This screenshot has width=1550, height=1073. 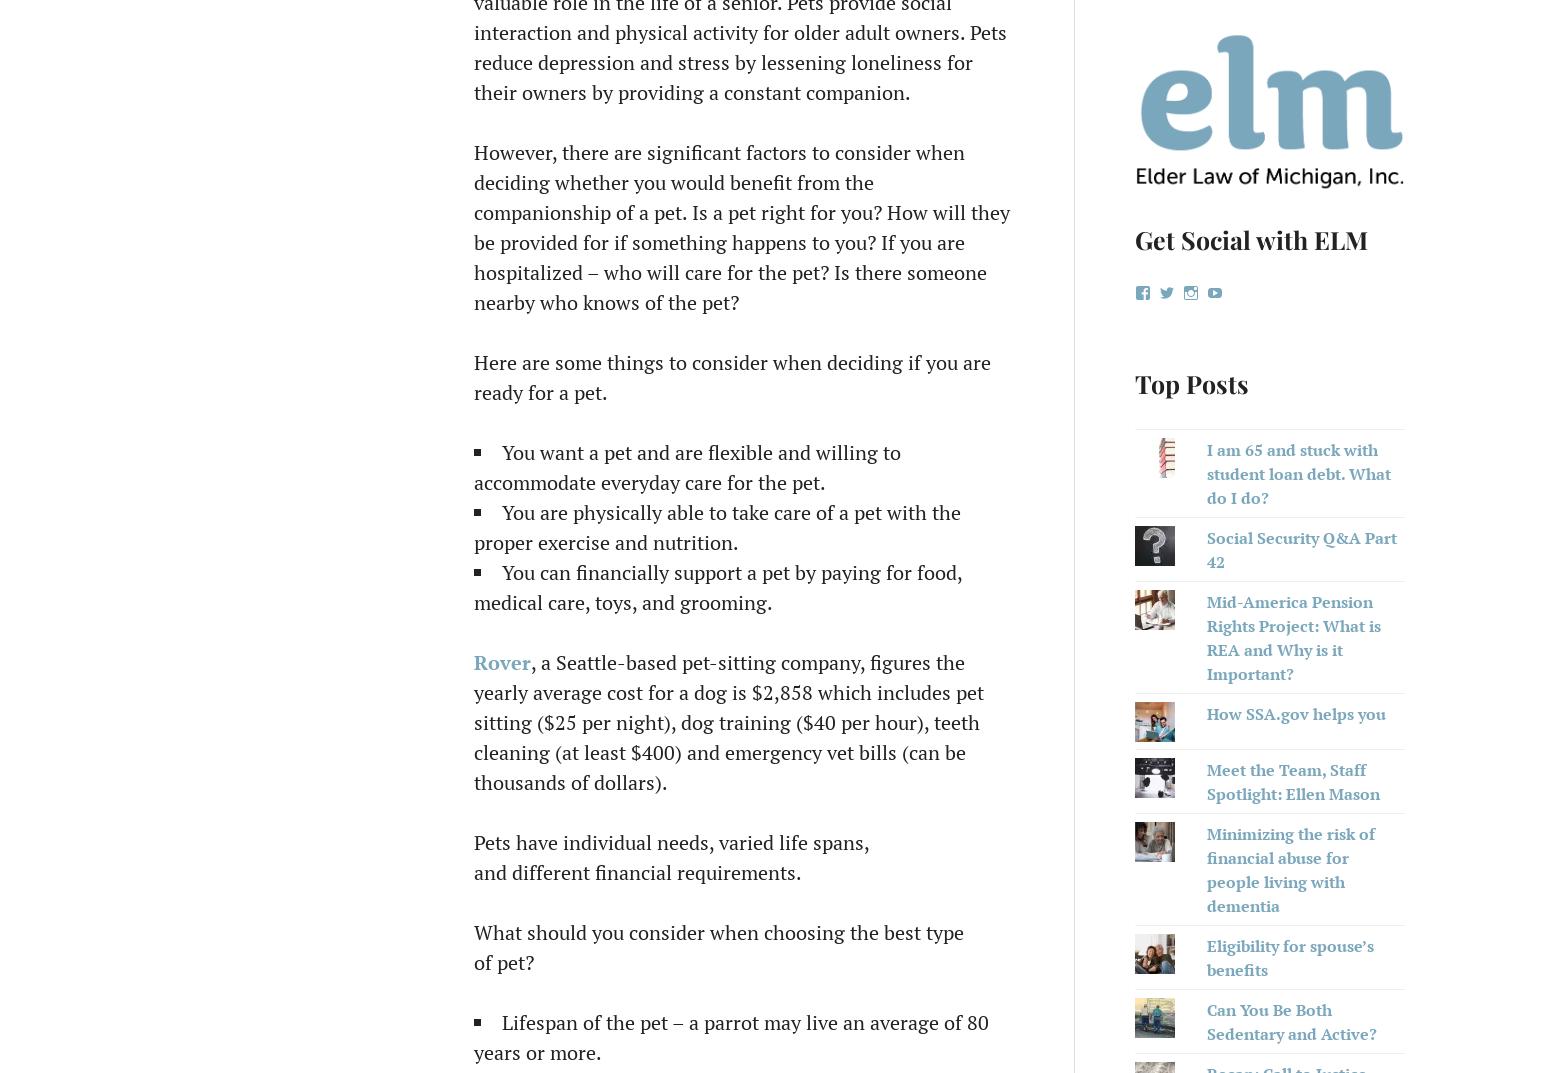 I want to click on 'How SSA.gov helps you', so click(x=1294, y=713).